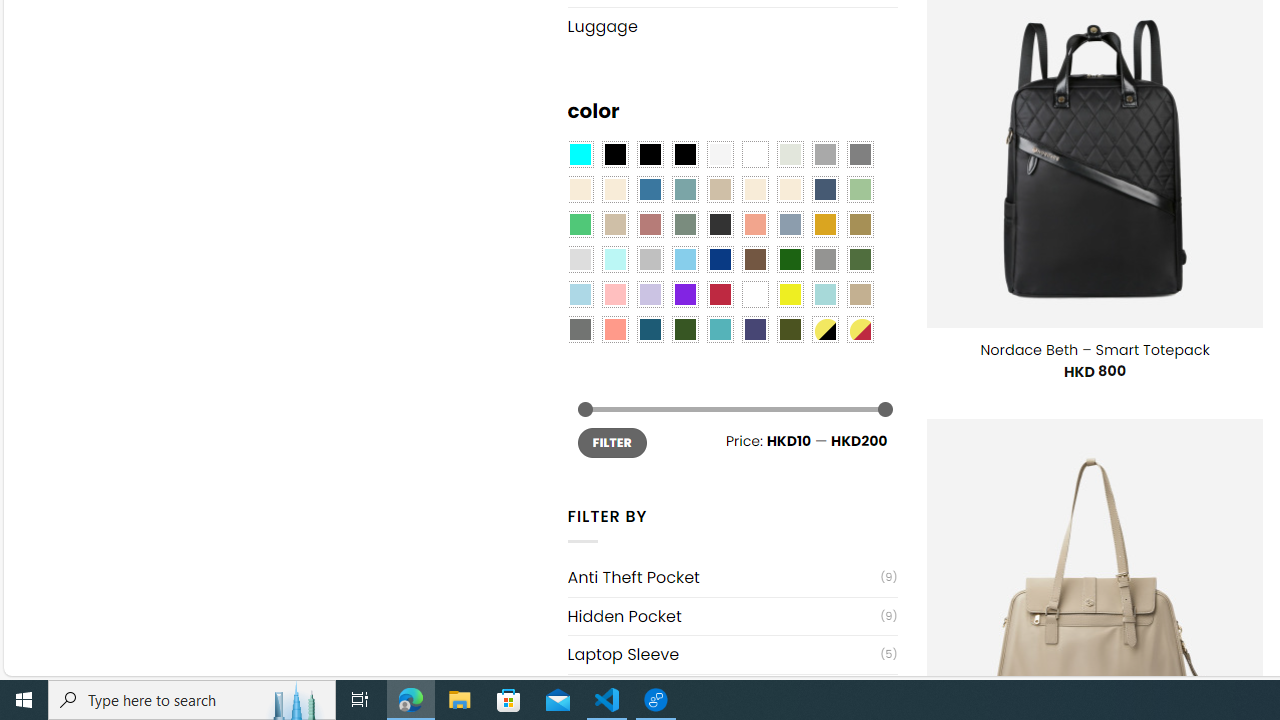  What do you see at coordinates (788, 258) in the screenshot?
I see `'Dark Green'` at bounding box center [788, 258].